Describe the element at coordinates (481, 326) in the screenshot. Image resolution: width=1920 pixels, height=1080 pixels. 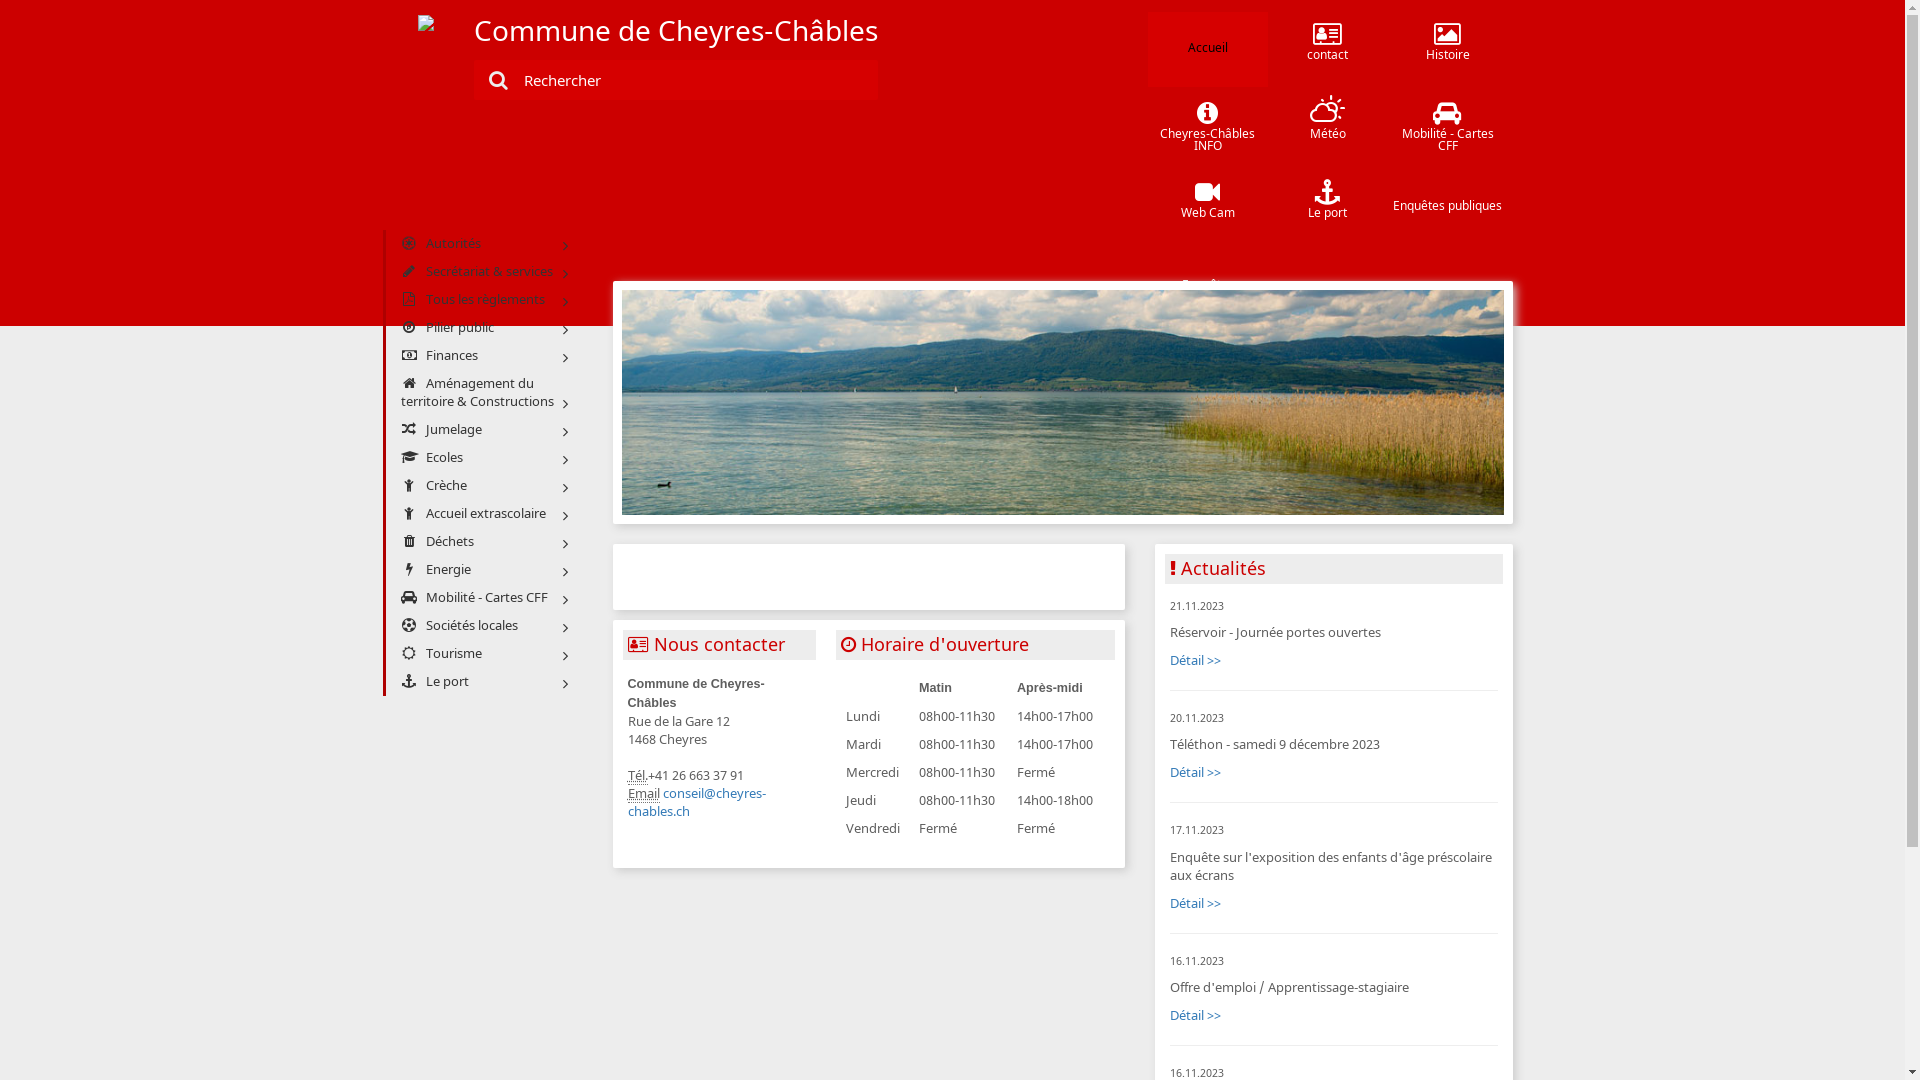
I see `'Pilier public'` at that location.